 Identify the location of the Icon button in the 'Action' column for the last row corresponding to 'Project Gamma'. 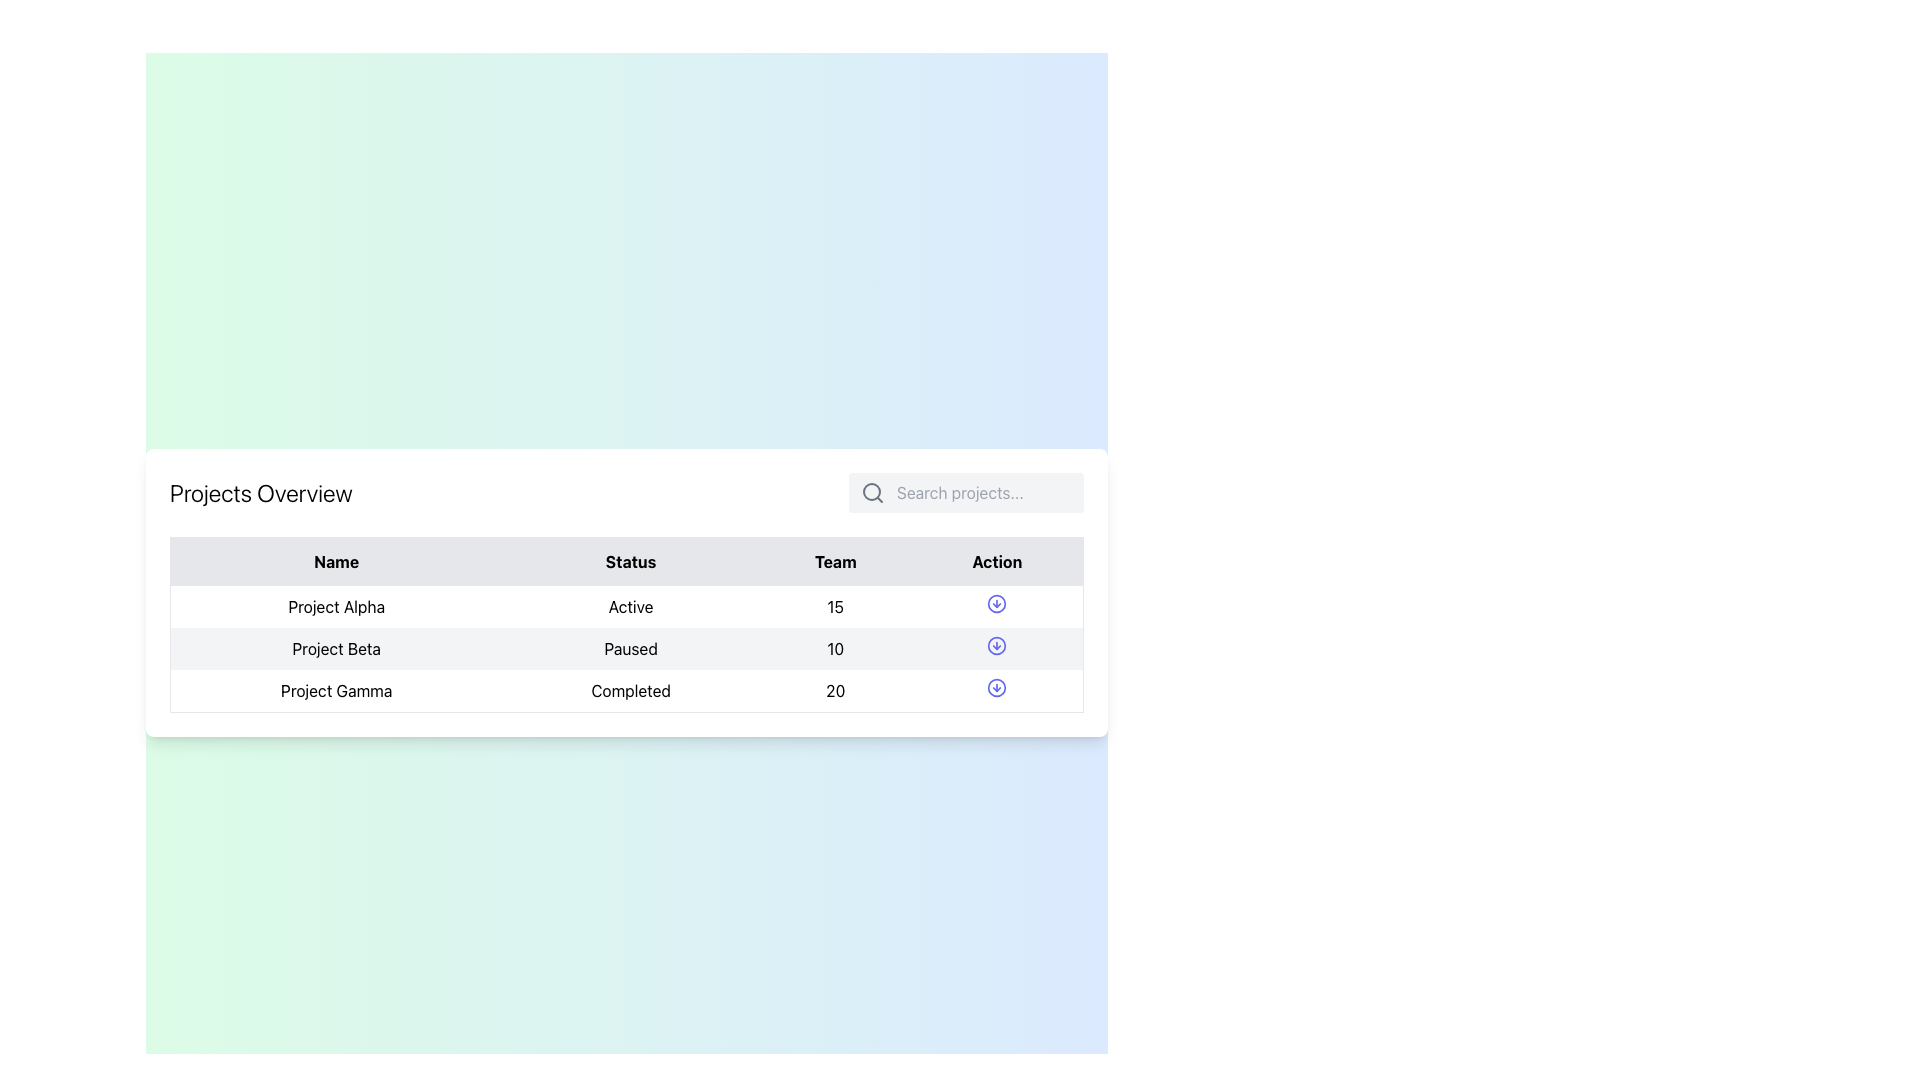
(997, 686).